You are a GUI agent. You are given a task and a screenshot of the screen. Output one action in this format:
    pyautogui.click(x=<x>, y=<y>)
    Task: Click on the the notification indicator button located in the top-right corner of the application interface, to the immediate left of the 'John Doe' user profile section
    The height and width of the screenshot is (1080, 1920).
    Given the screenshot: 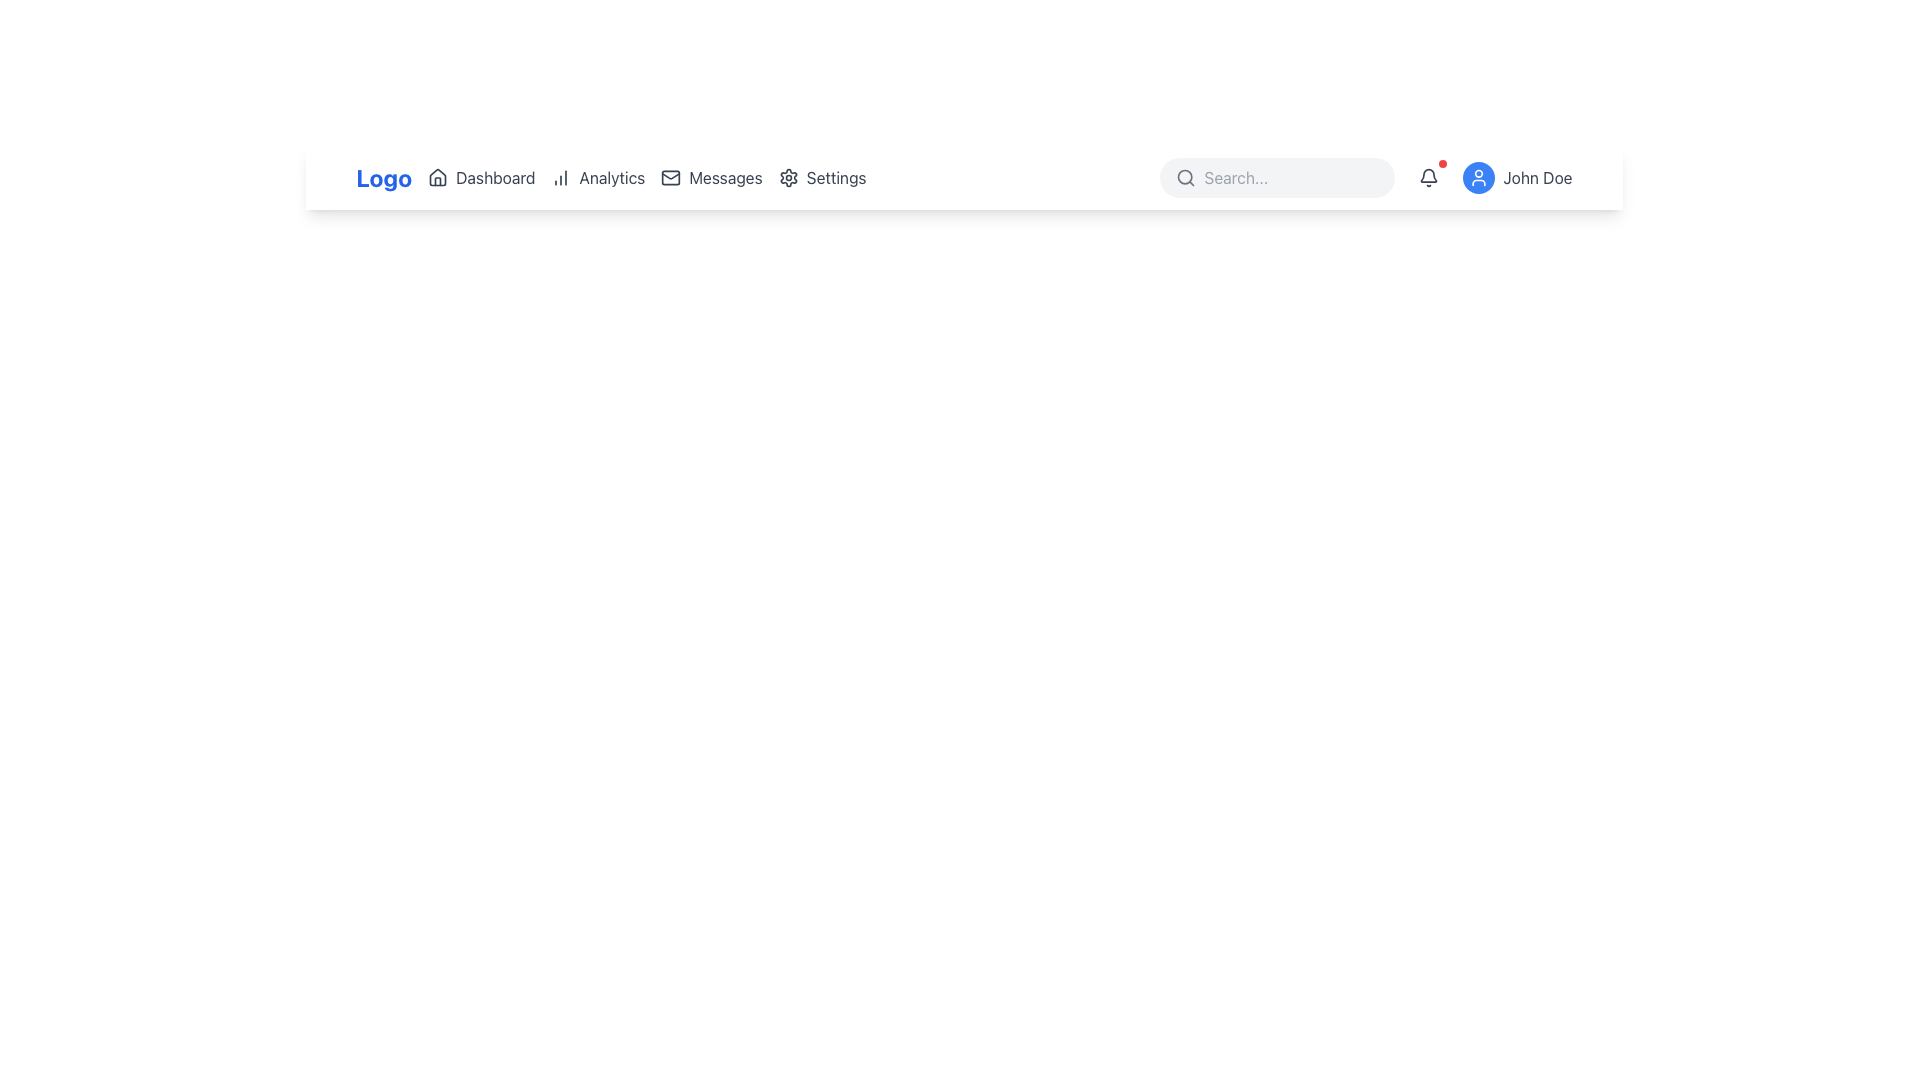 What is the action you would take?
    pyautogui.click(x=1428, y=176)
    